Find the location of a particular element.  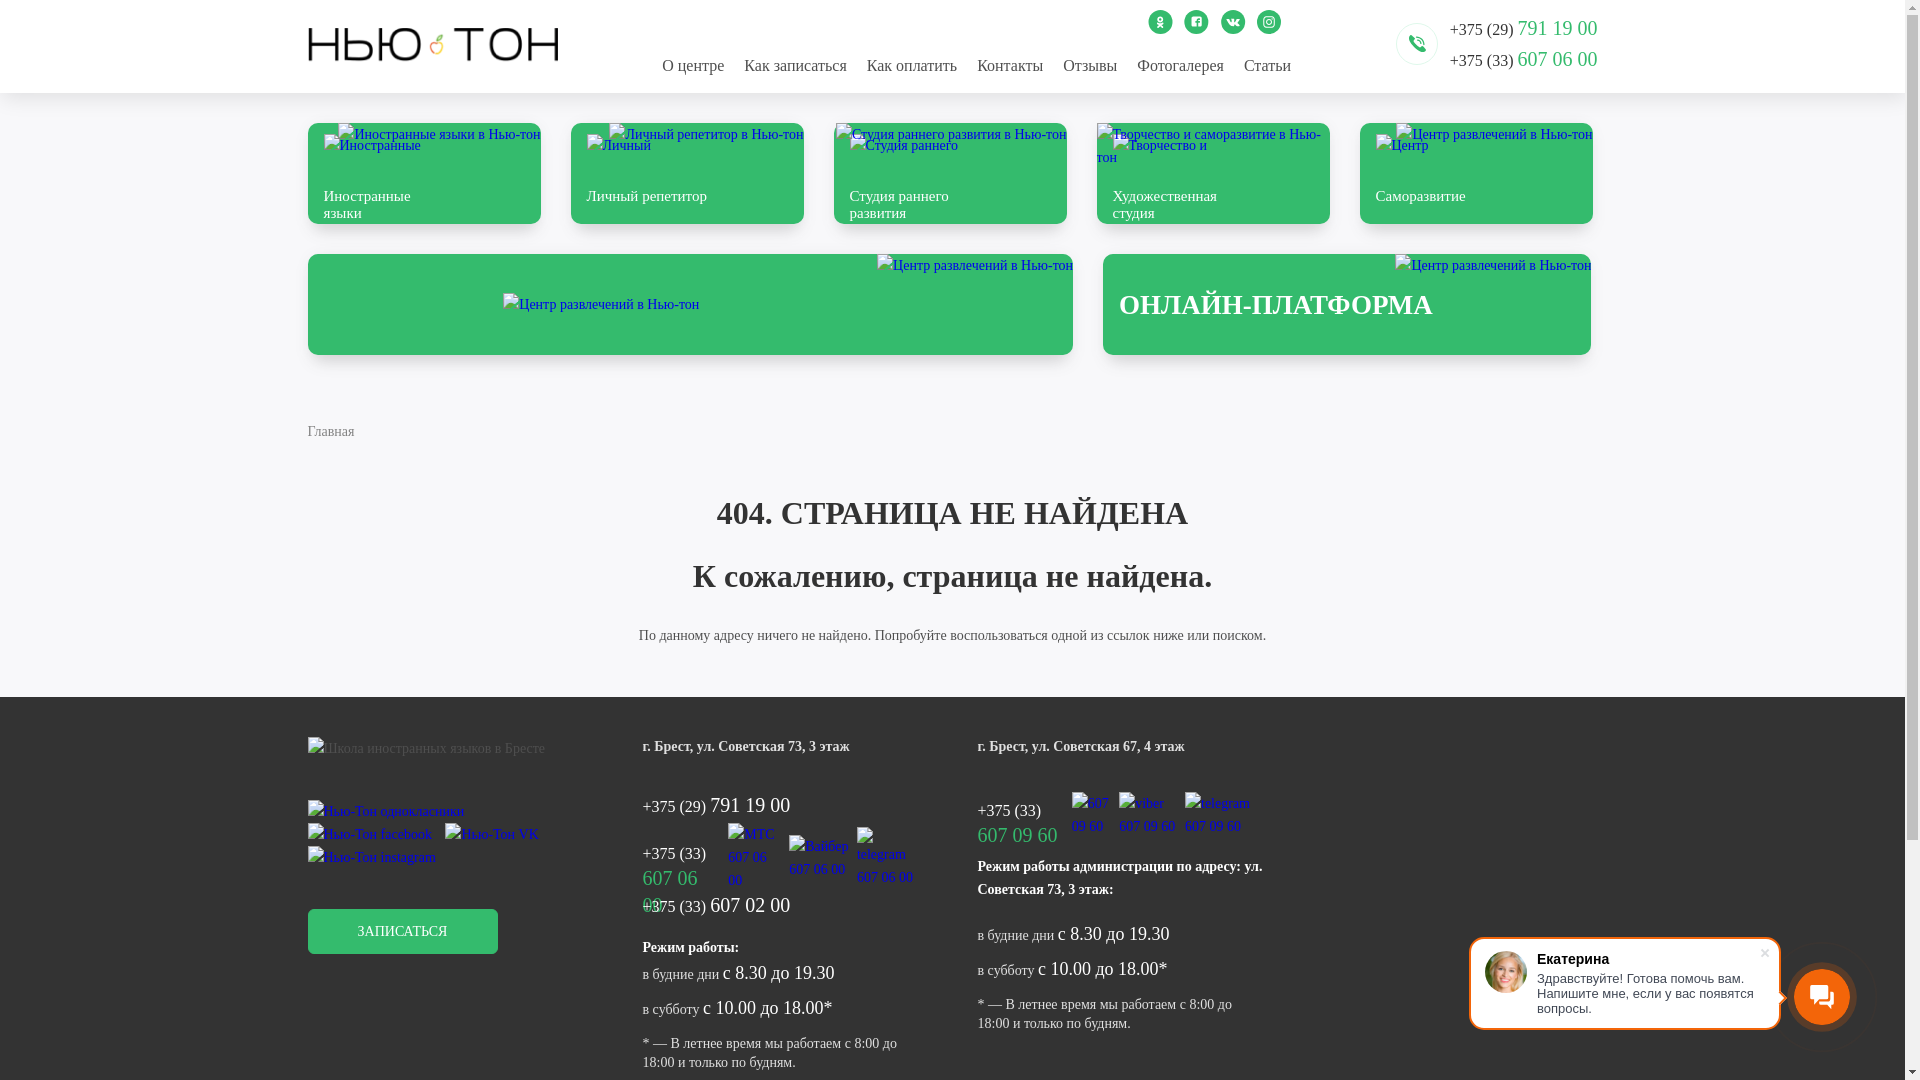

'+375 (33) 607 02 00' is located at coordinates (783, 905).